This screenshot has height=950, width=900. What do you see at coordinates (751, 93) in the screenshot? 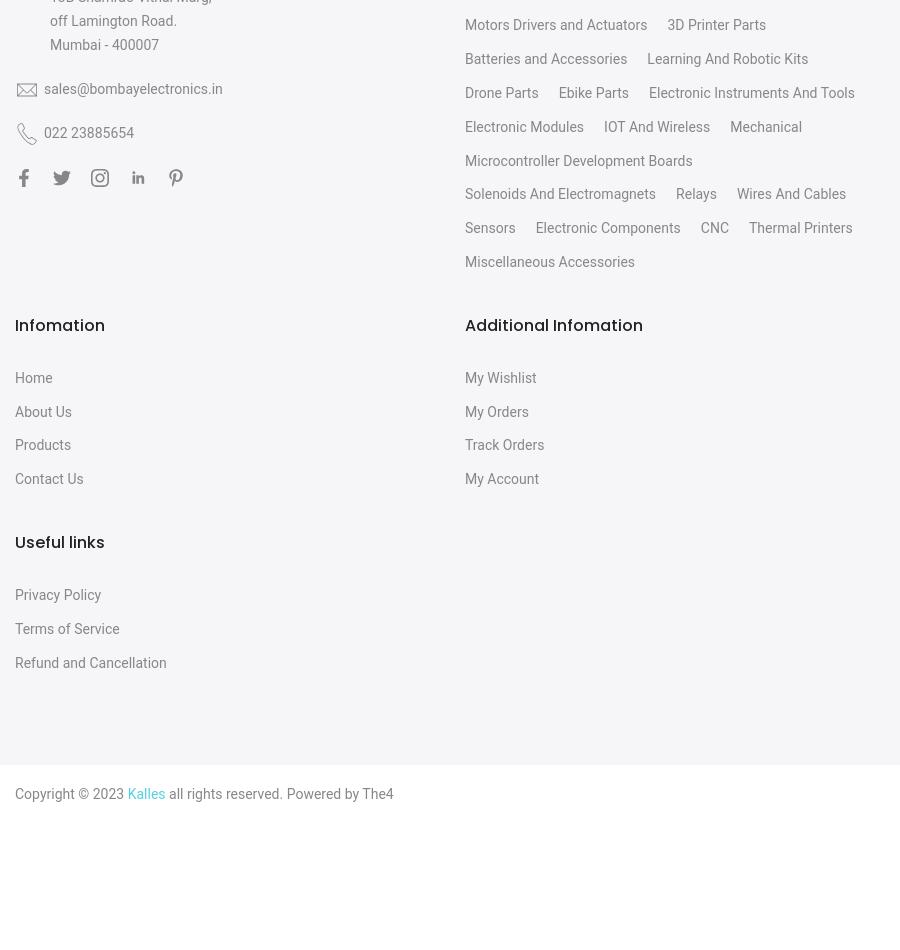
I see `'Electronic Instruments And Tools'` at bounding box center [751, 93].